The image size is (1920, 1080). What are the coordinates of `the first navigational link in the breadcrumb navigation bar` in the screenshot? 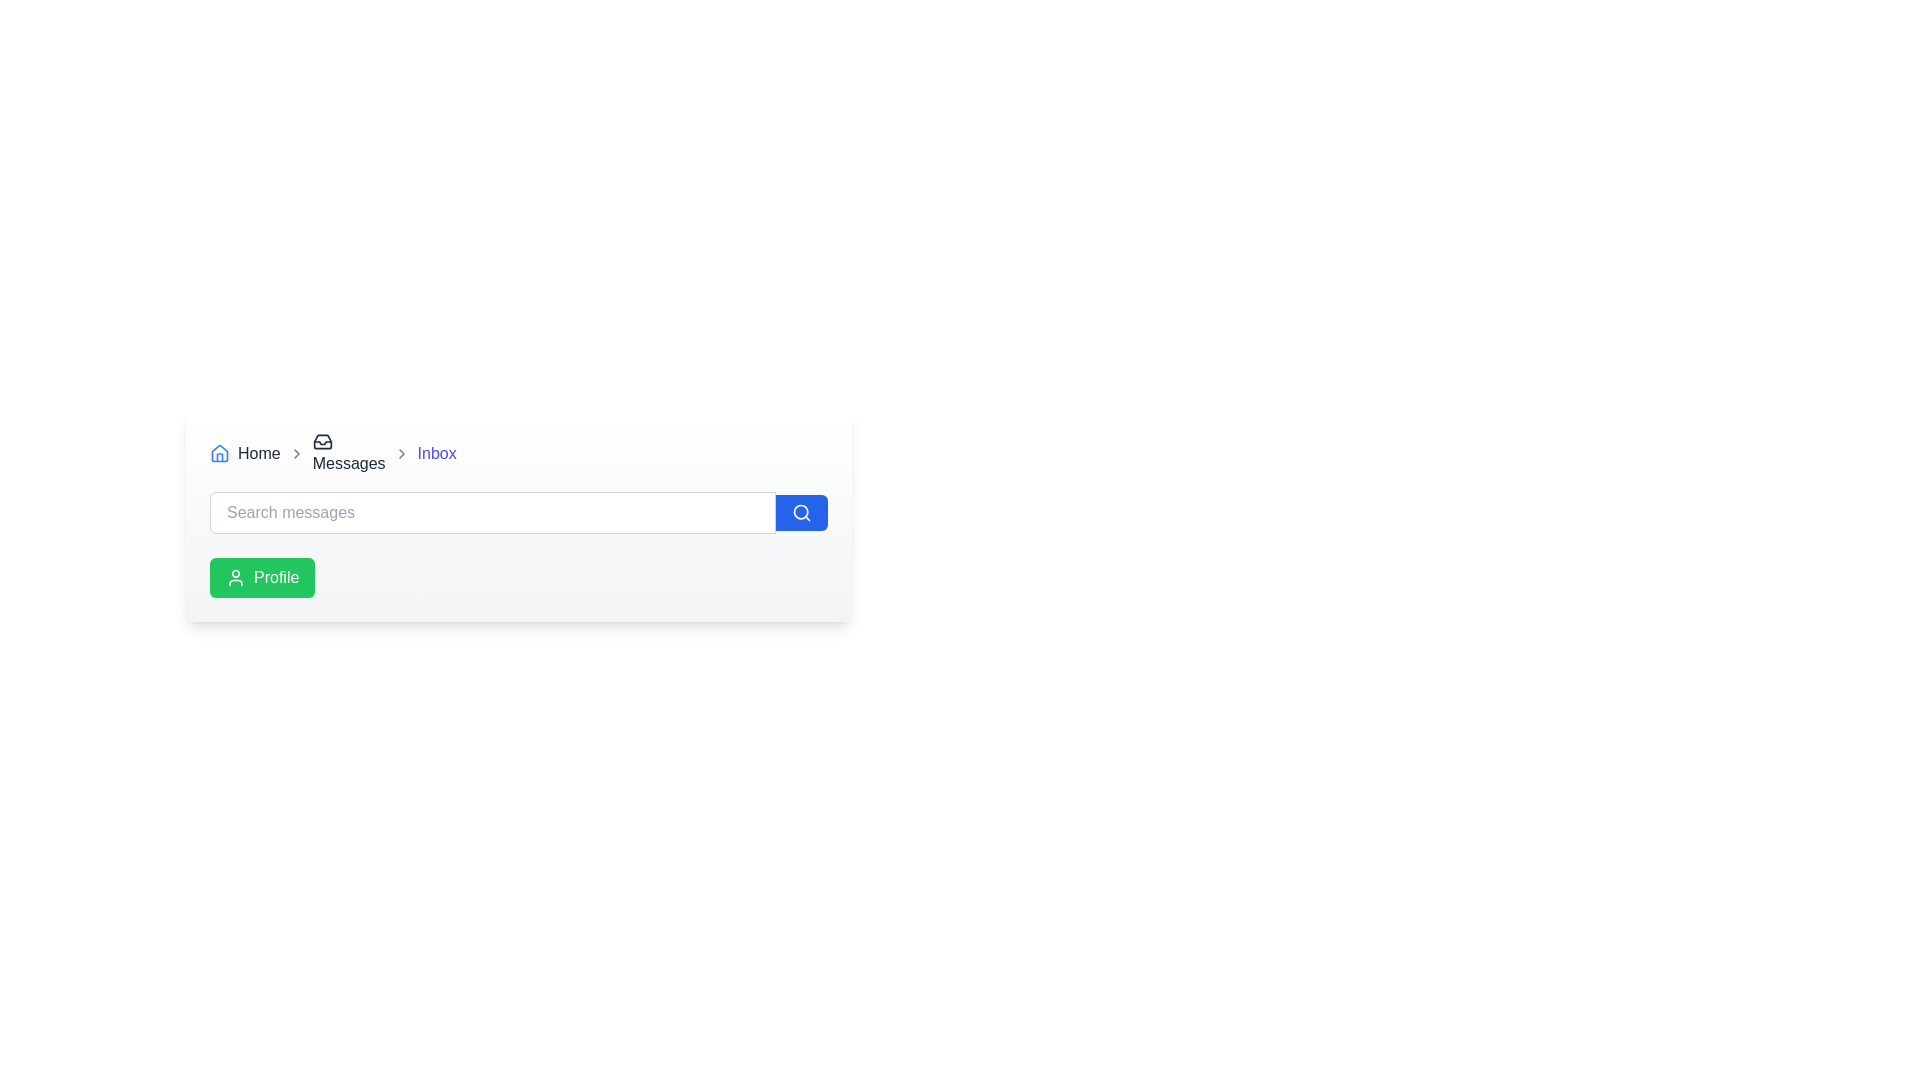 It's located at (244, 454).